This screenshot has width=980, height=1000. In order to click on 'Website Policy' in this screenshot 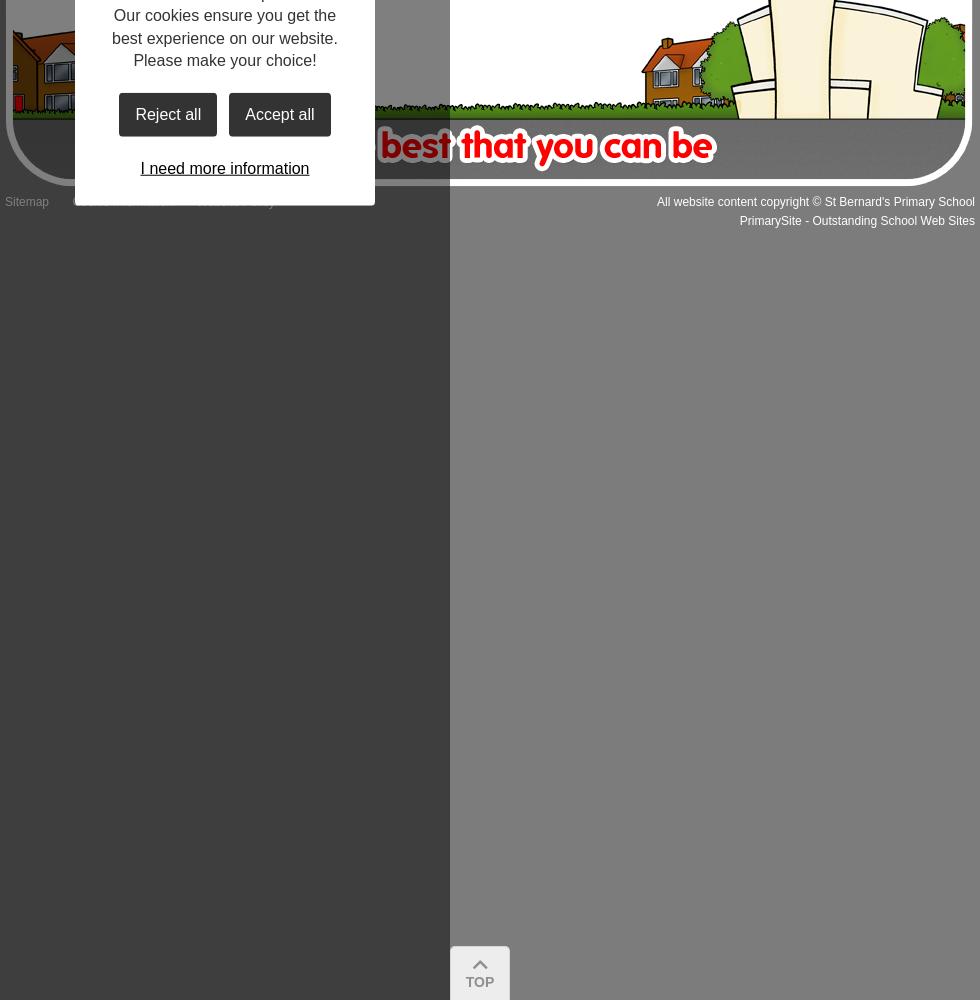, I will do `click(235, 200)`.